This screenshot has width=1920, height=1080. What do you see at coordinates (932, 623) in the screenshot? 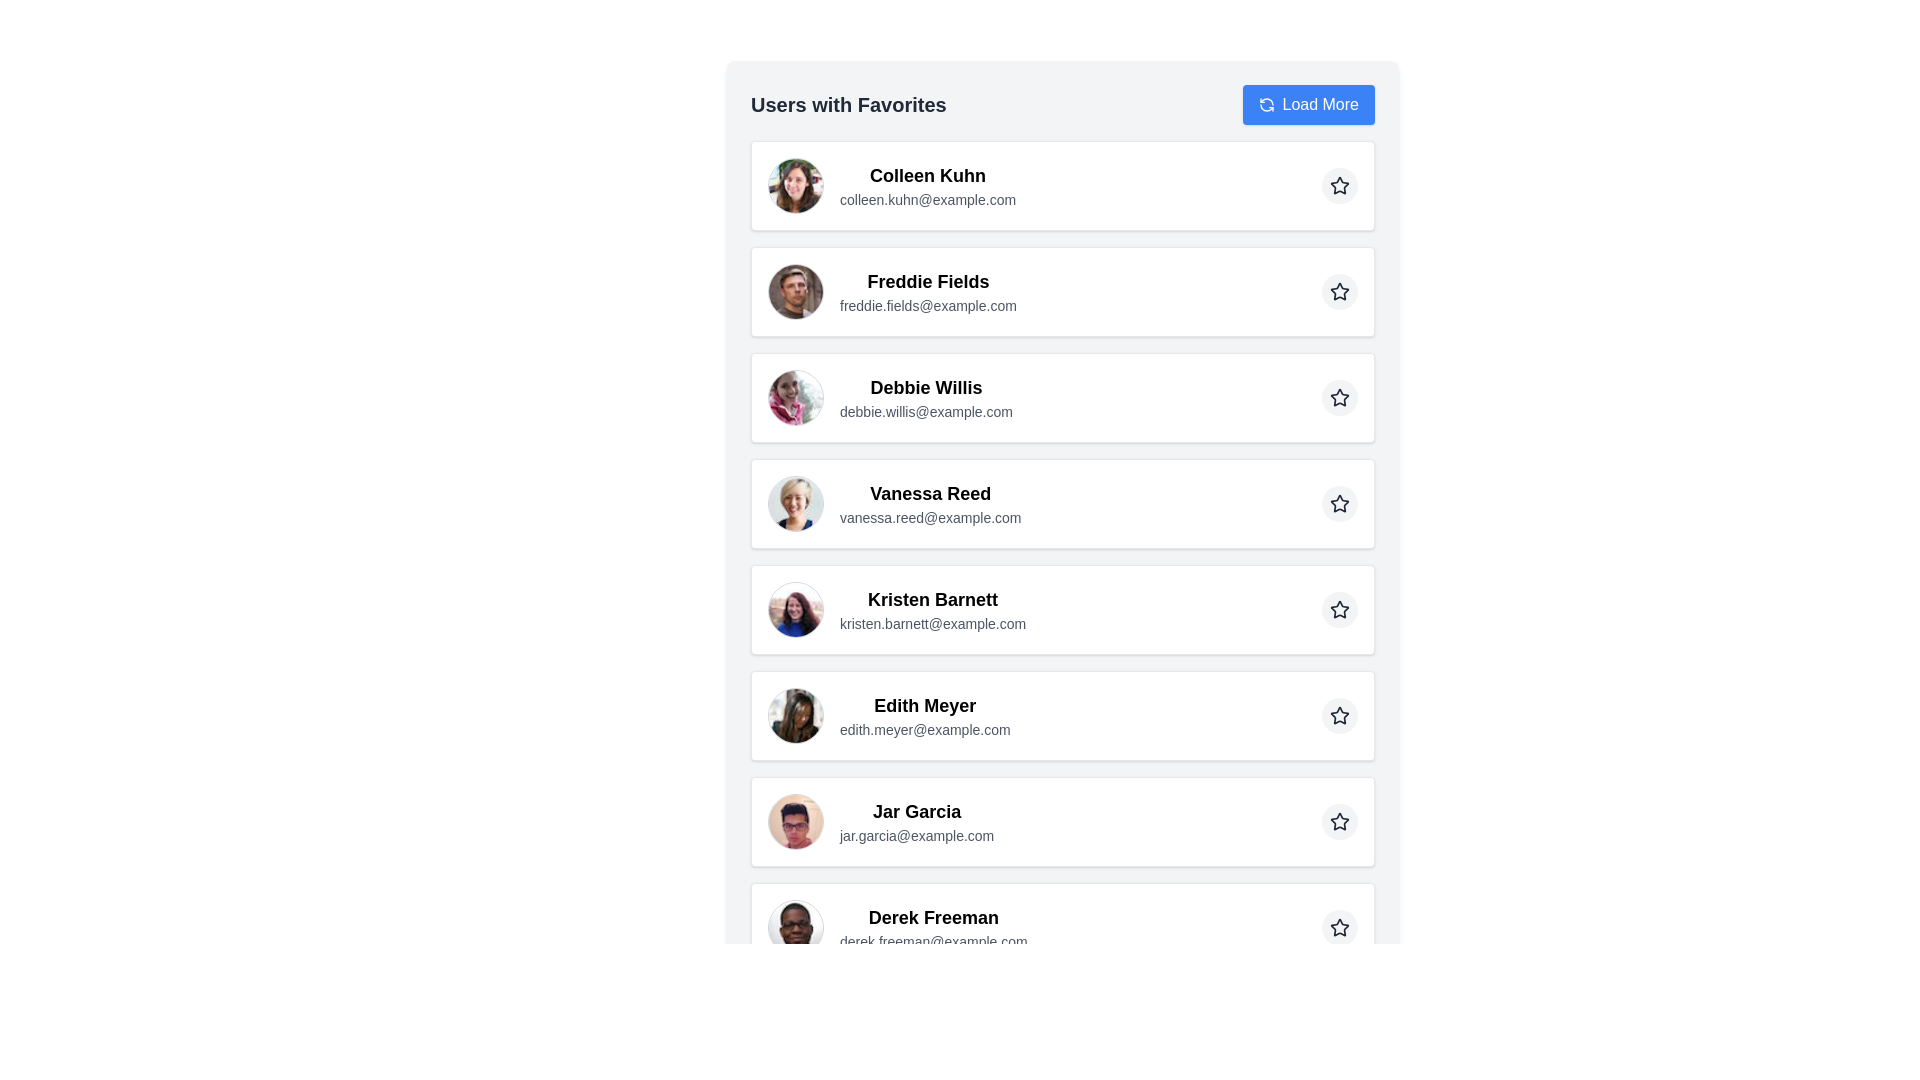
I see `text content displaying the email address 'kristen.barnett@example.com', which is styled in a smaller font size and gray color, located beneath the name 'Kristen Barnett' in the user panel` at bounding box center [932, 623].